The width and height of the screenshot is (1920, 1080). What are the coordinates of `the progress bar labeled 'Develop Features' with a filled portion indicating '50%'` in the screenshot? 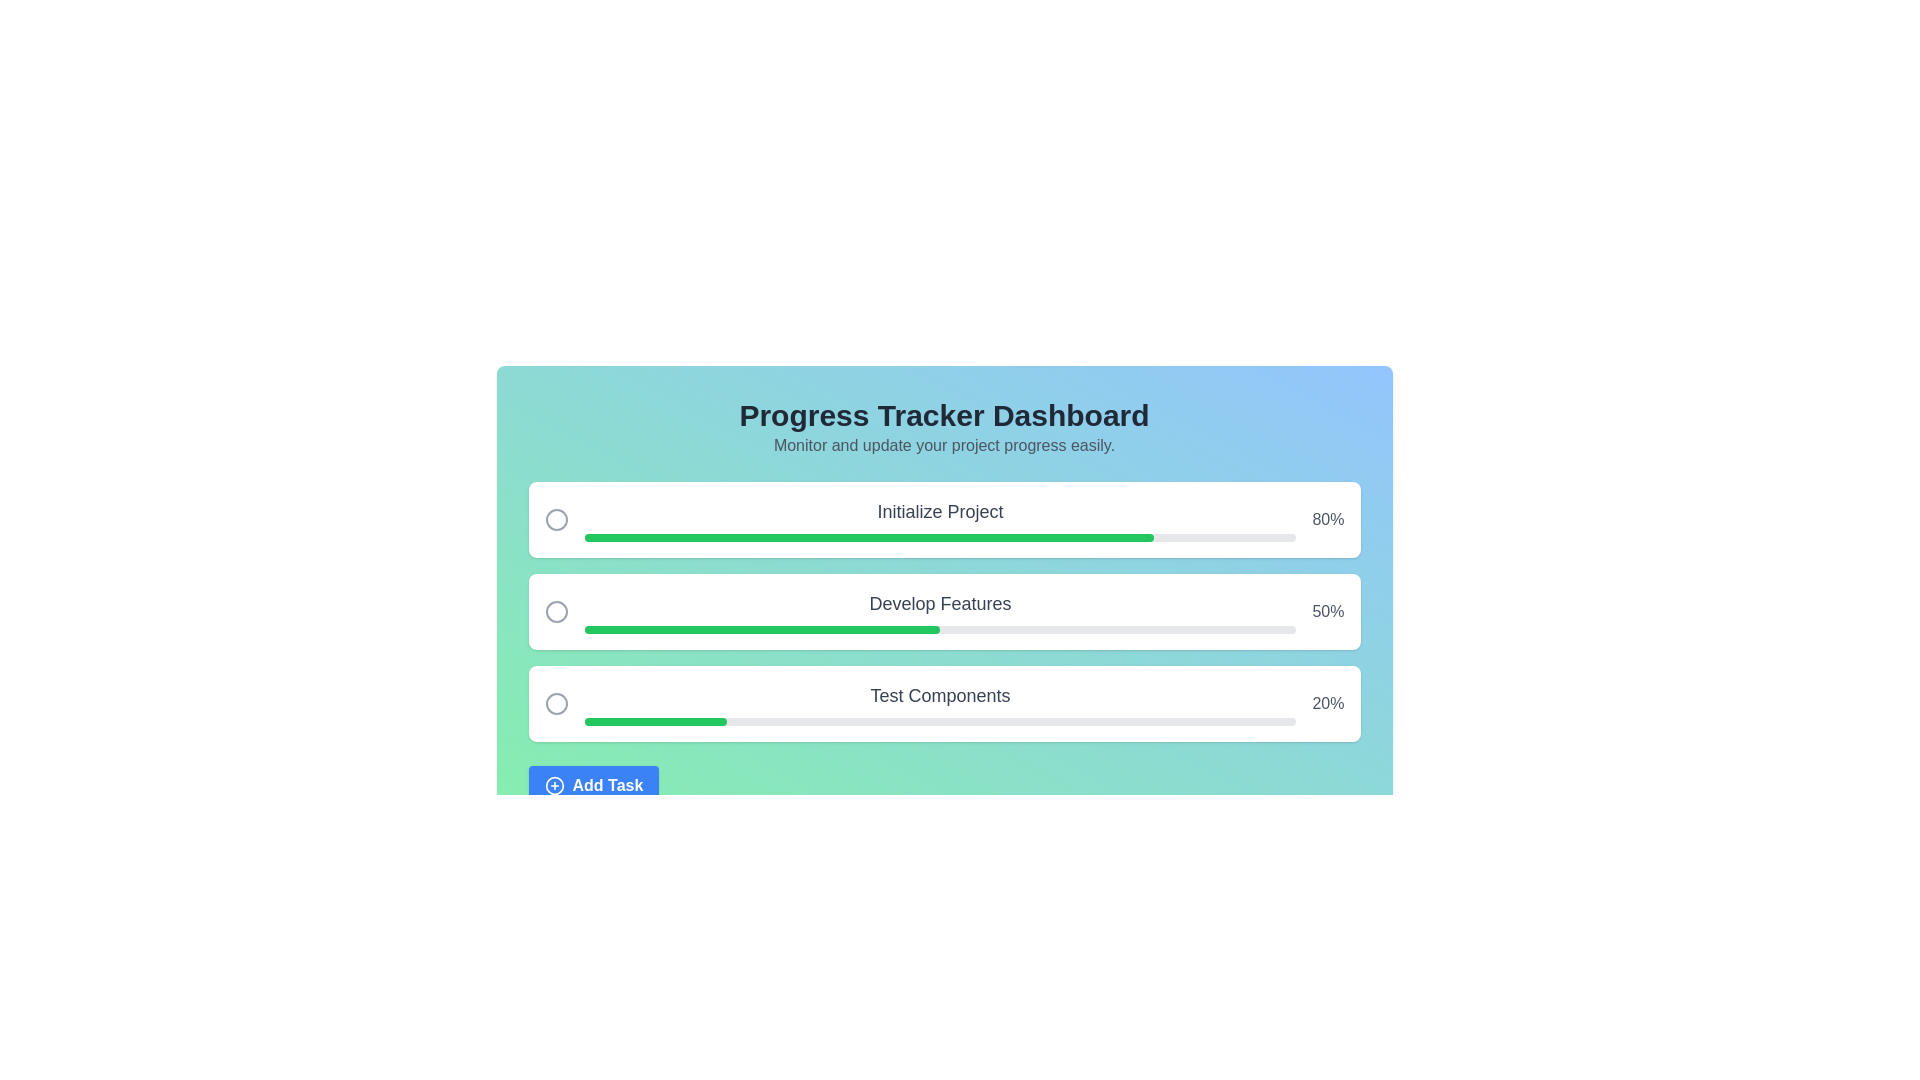 It's located at (939, 628).